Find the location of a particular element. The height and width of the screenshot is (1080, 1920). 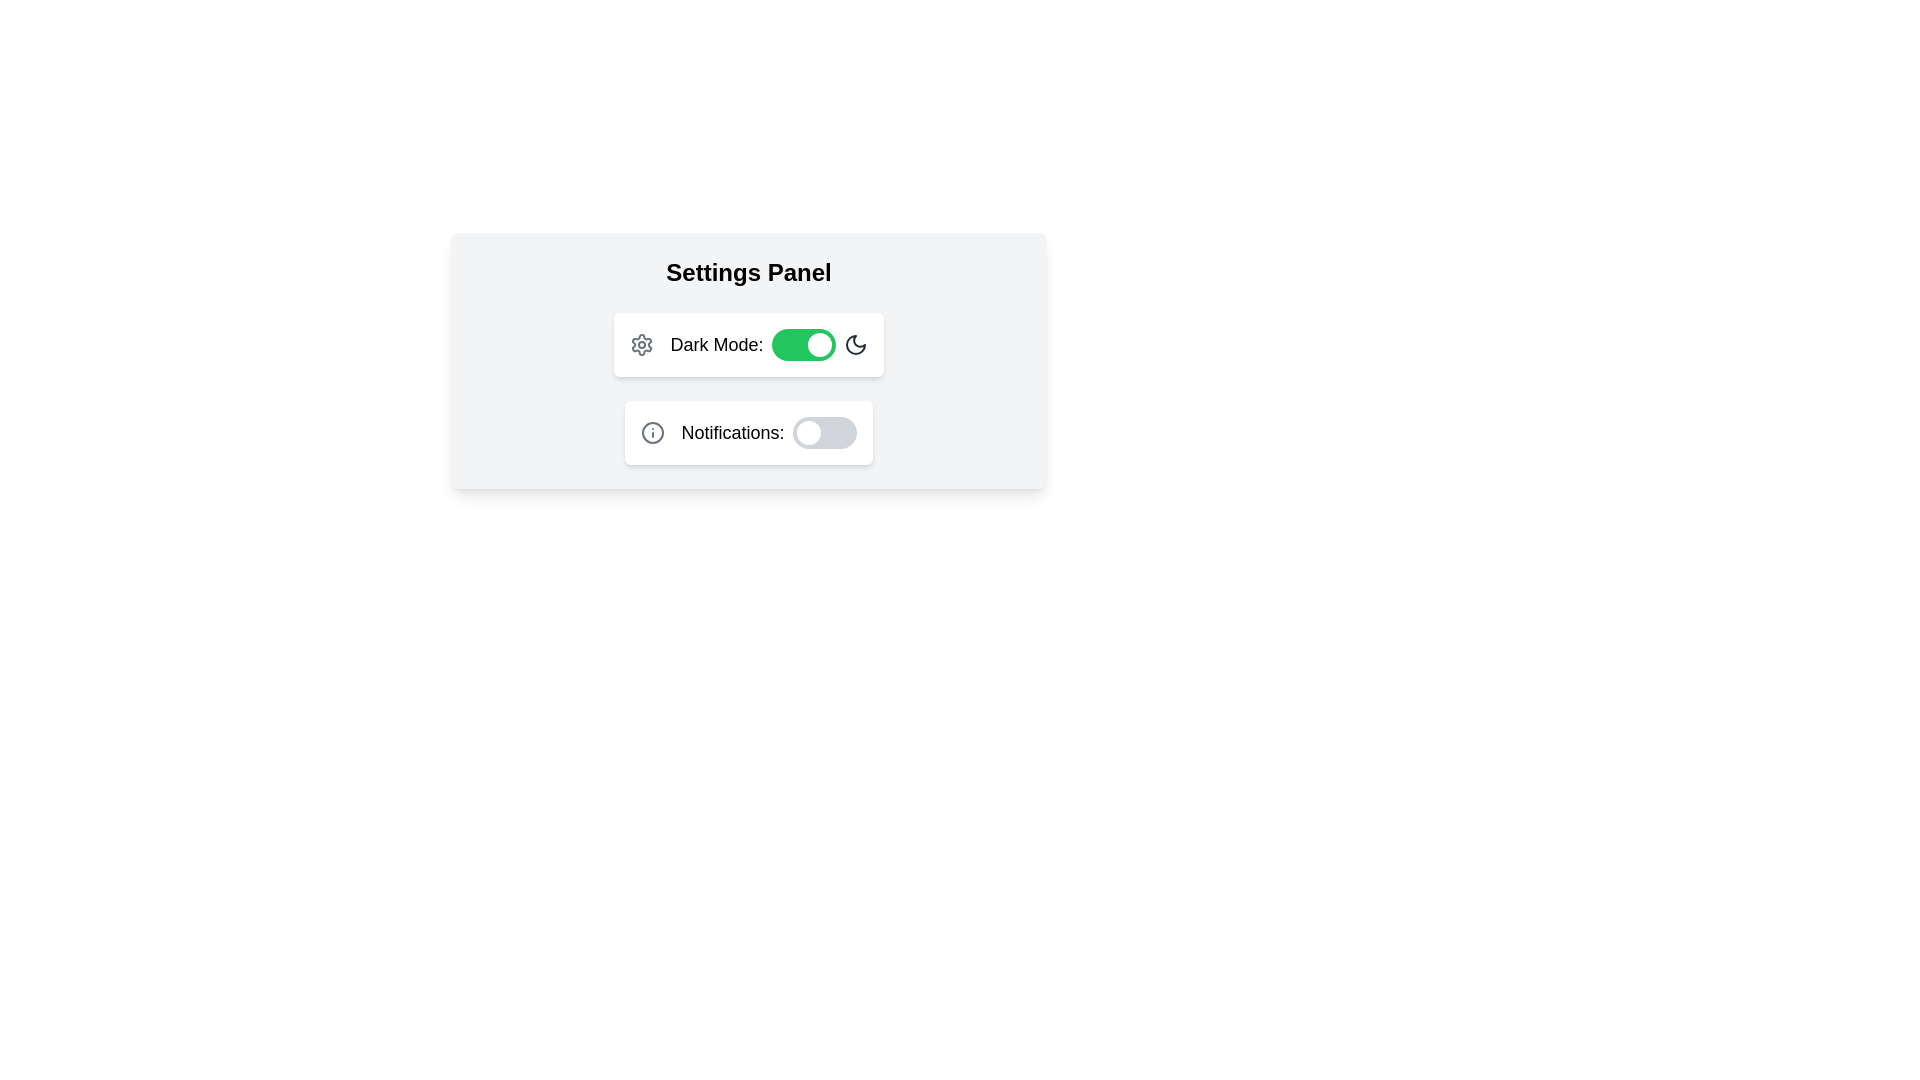

the circular toggle knob for 'Dark Mode' in the settings panel is located at coordinates (819, 343).